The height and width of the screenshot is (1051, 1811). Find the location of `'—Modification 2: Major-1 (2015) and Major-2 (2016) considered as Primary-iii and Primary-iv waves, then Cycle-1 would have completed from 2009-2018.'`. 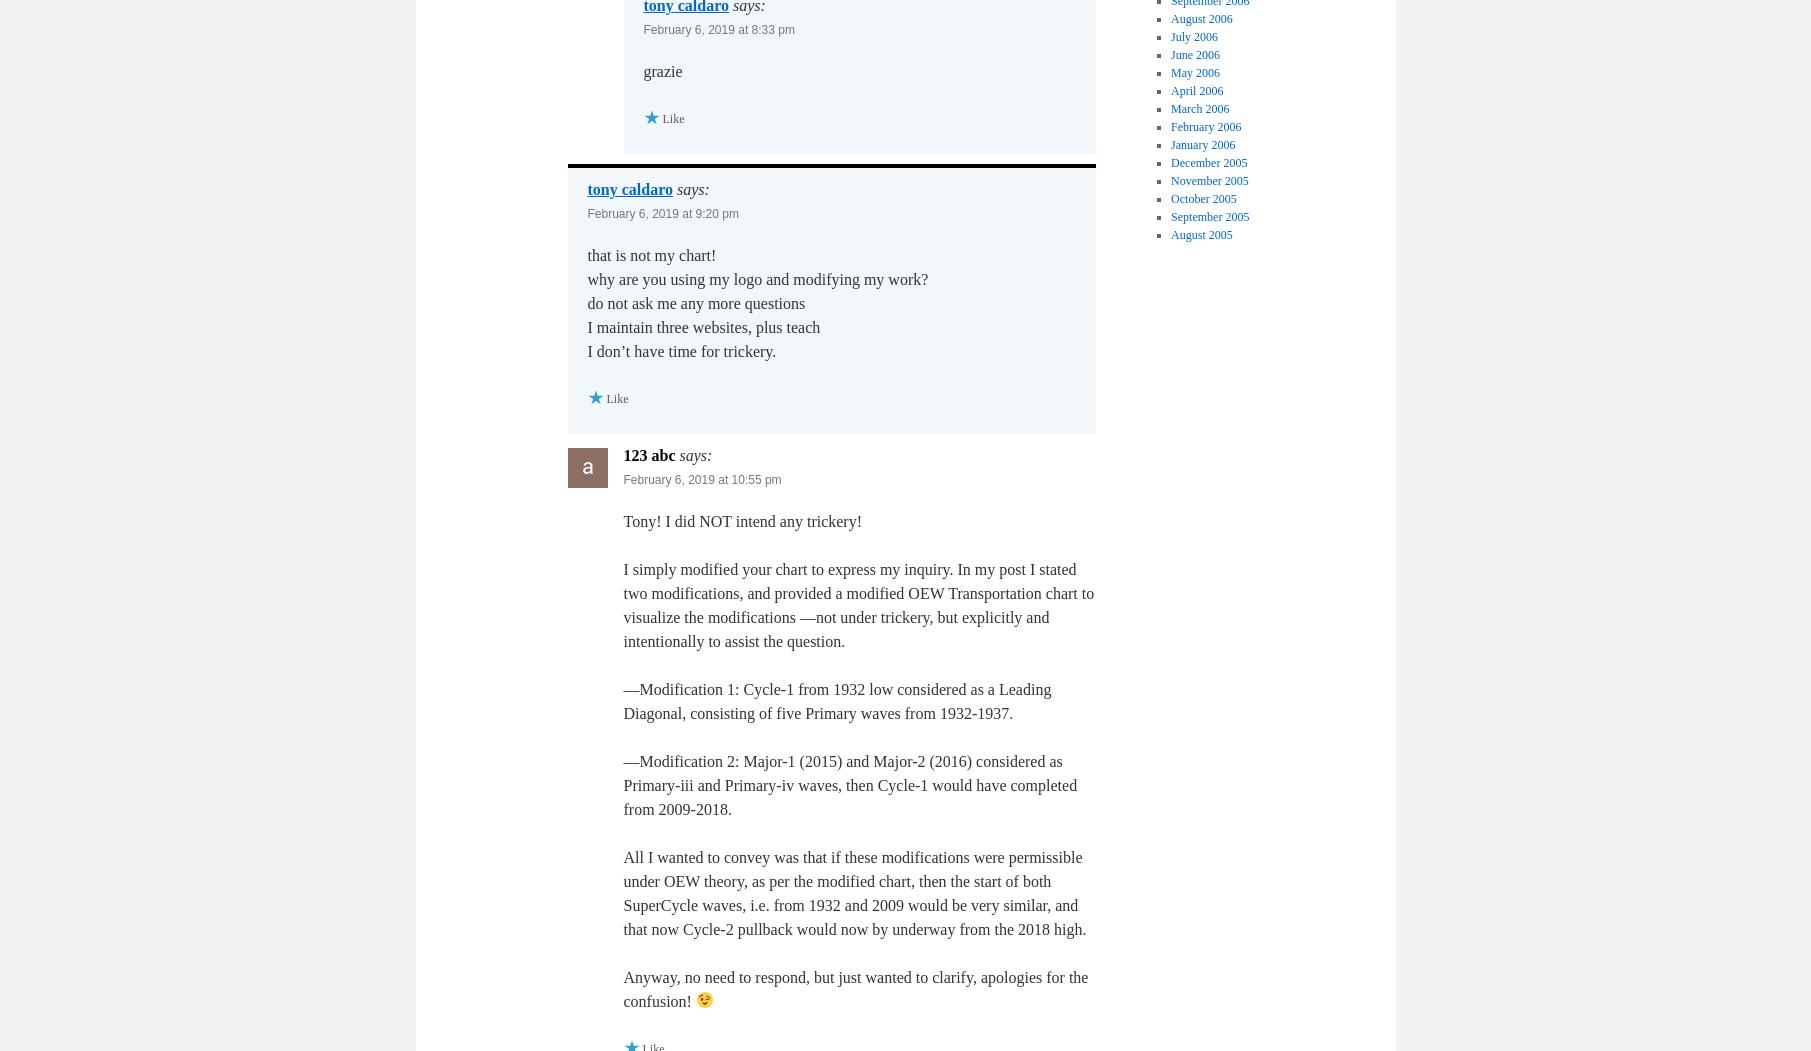

'—Modification 2: Major-1 (2015) and Major-2 (2016) considered as Primary-iii and Primary-iv waves, then Cycle-1 would have completed from 2009-2018.' is located at coordinates (850, 783).